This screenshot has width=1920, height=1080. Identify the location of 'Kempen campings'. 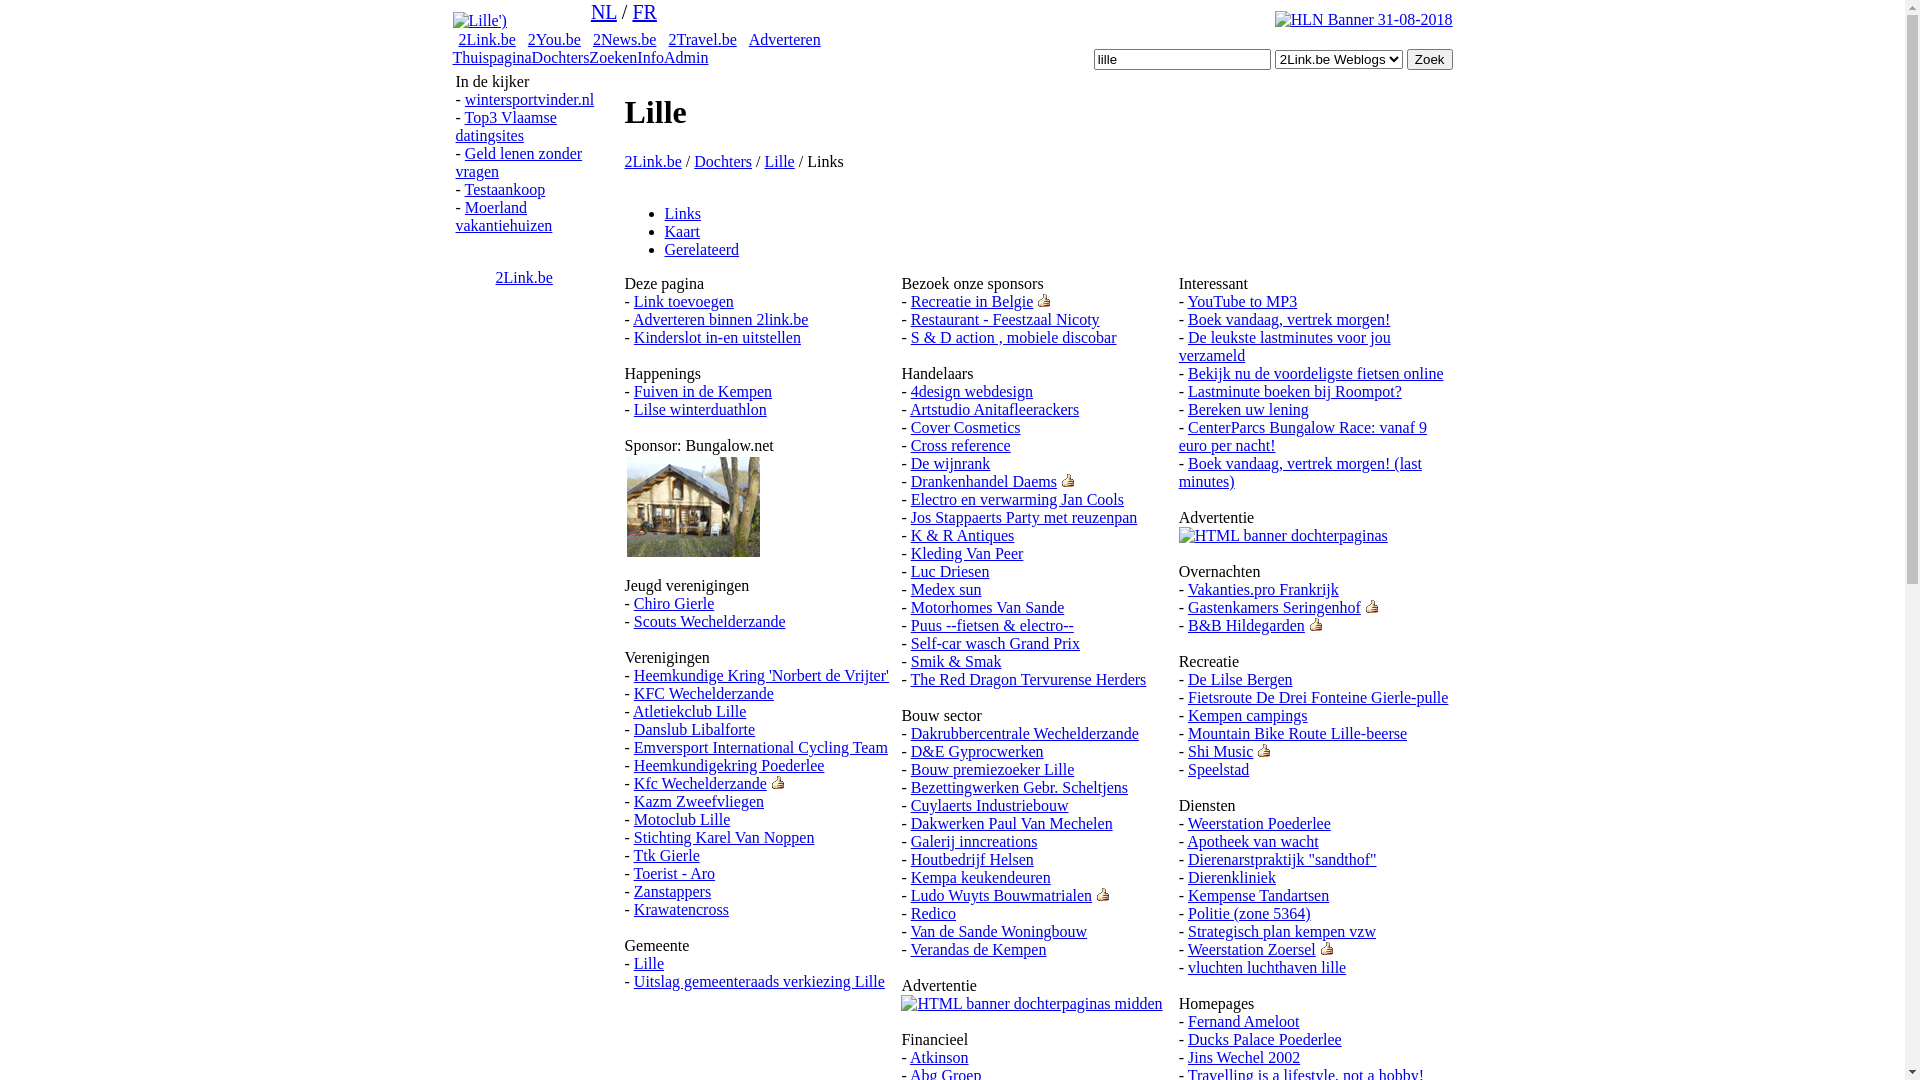
(1247, 714).